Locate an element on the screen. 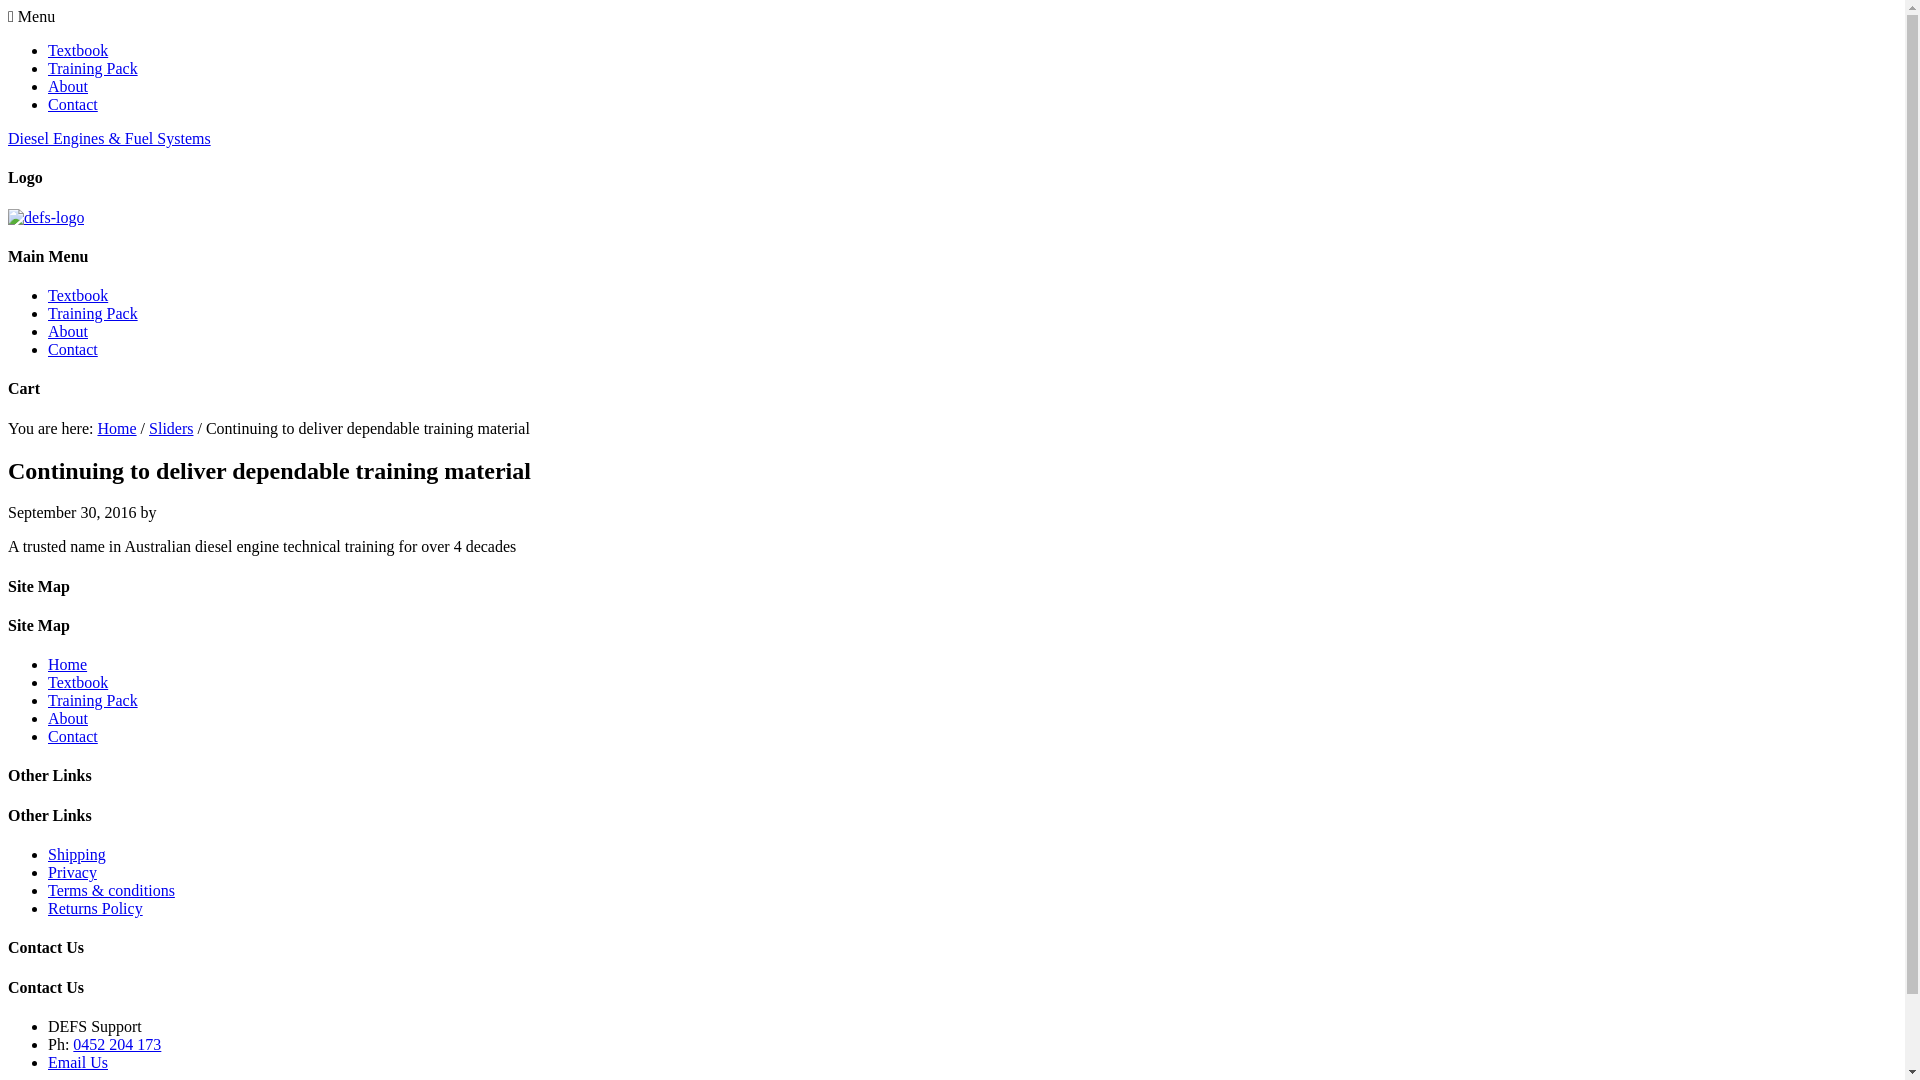 The height and width of the screenshot is (1080, 1920). 'About' is located at coordinates (67, 330).